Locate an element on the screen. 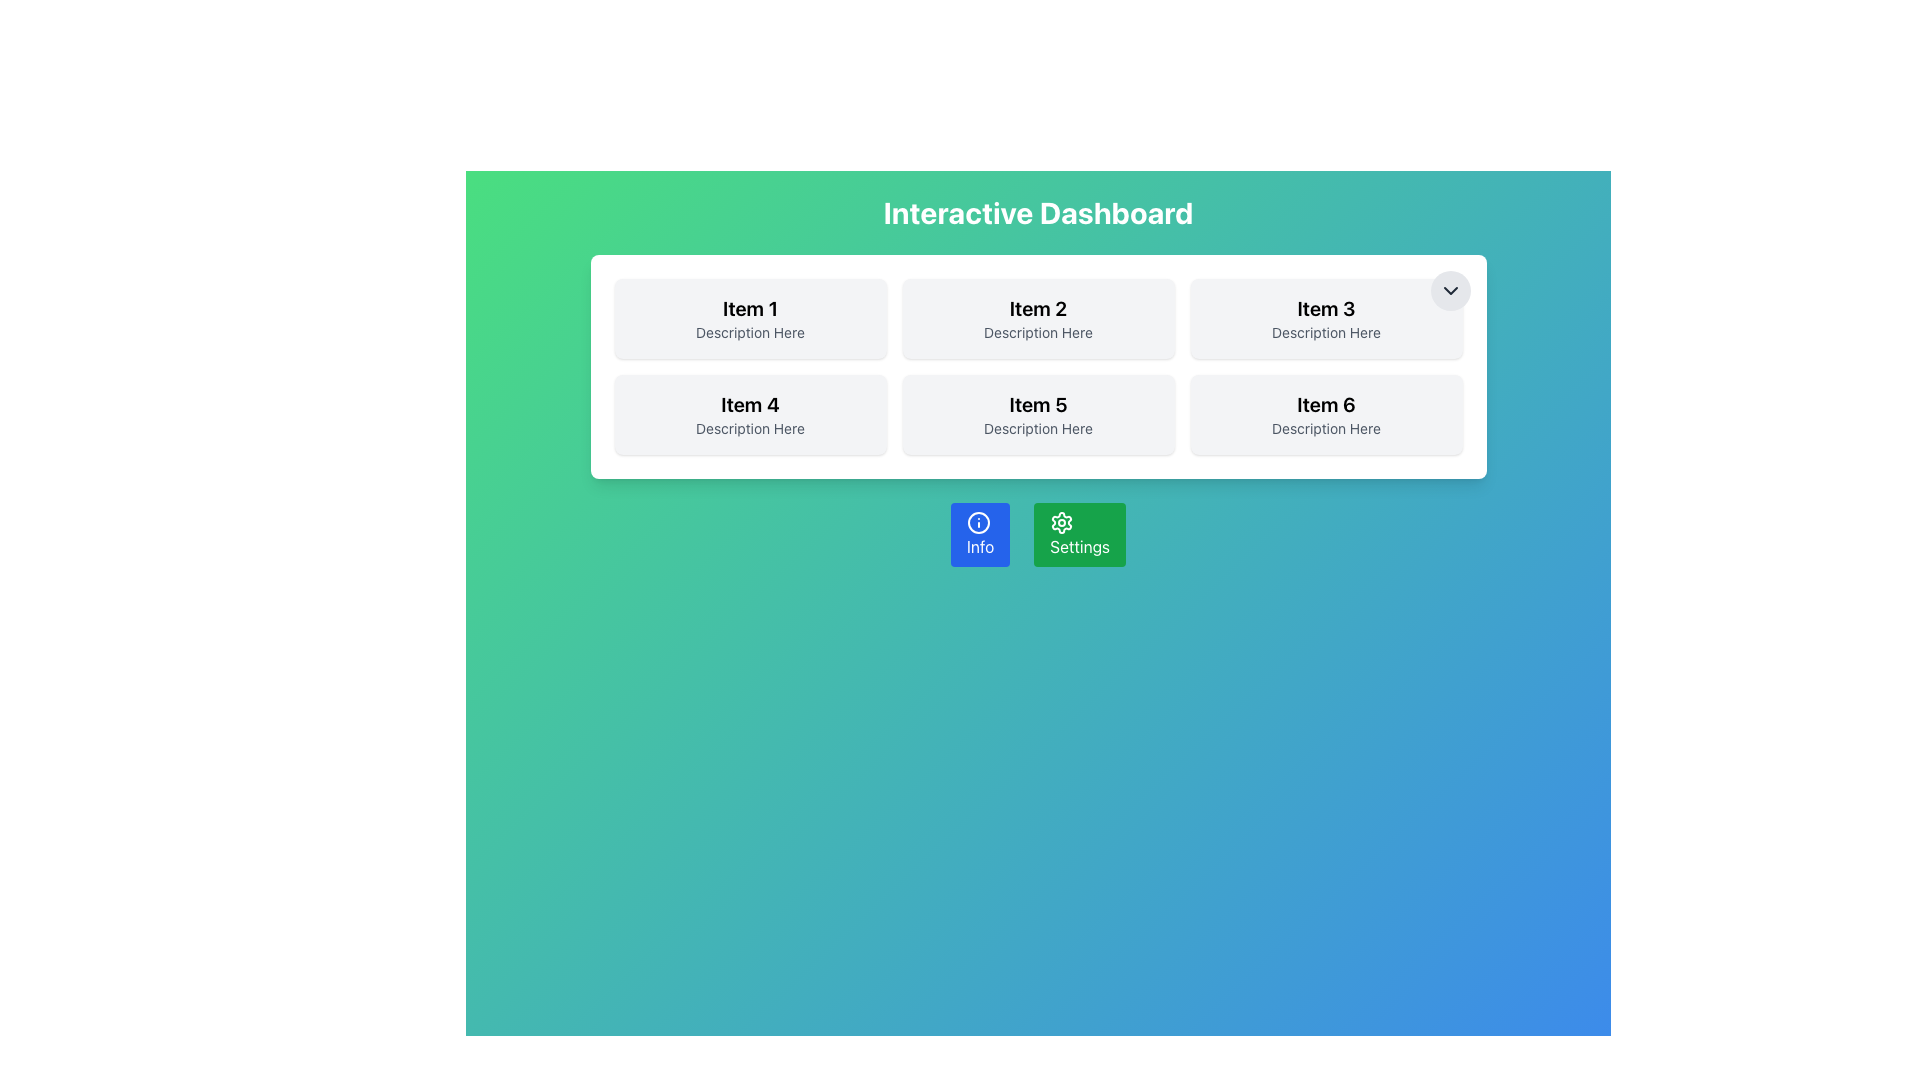 This screenshot has height=1080, width=1920. the rectangular card with a light gray background that contains the text 'Item 1' and 'Description Here', located in the first column of the first row in the grid layout is located at coordinates (749, 318).